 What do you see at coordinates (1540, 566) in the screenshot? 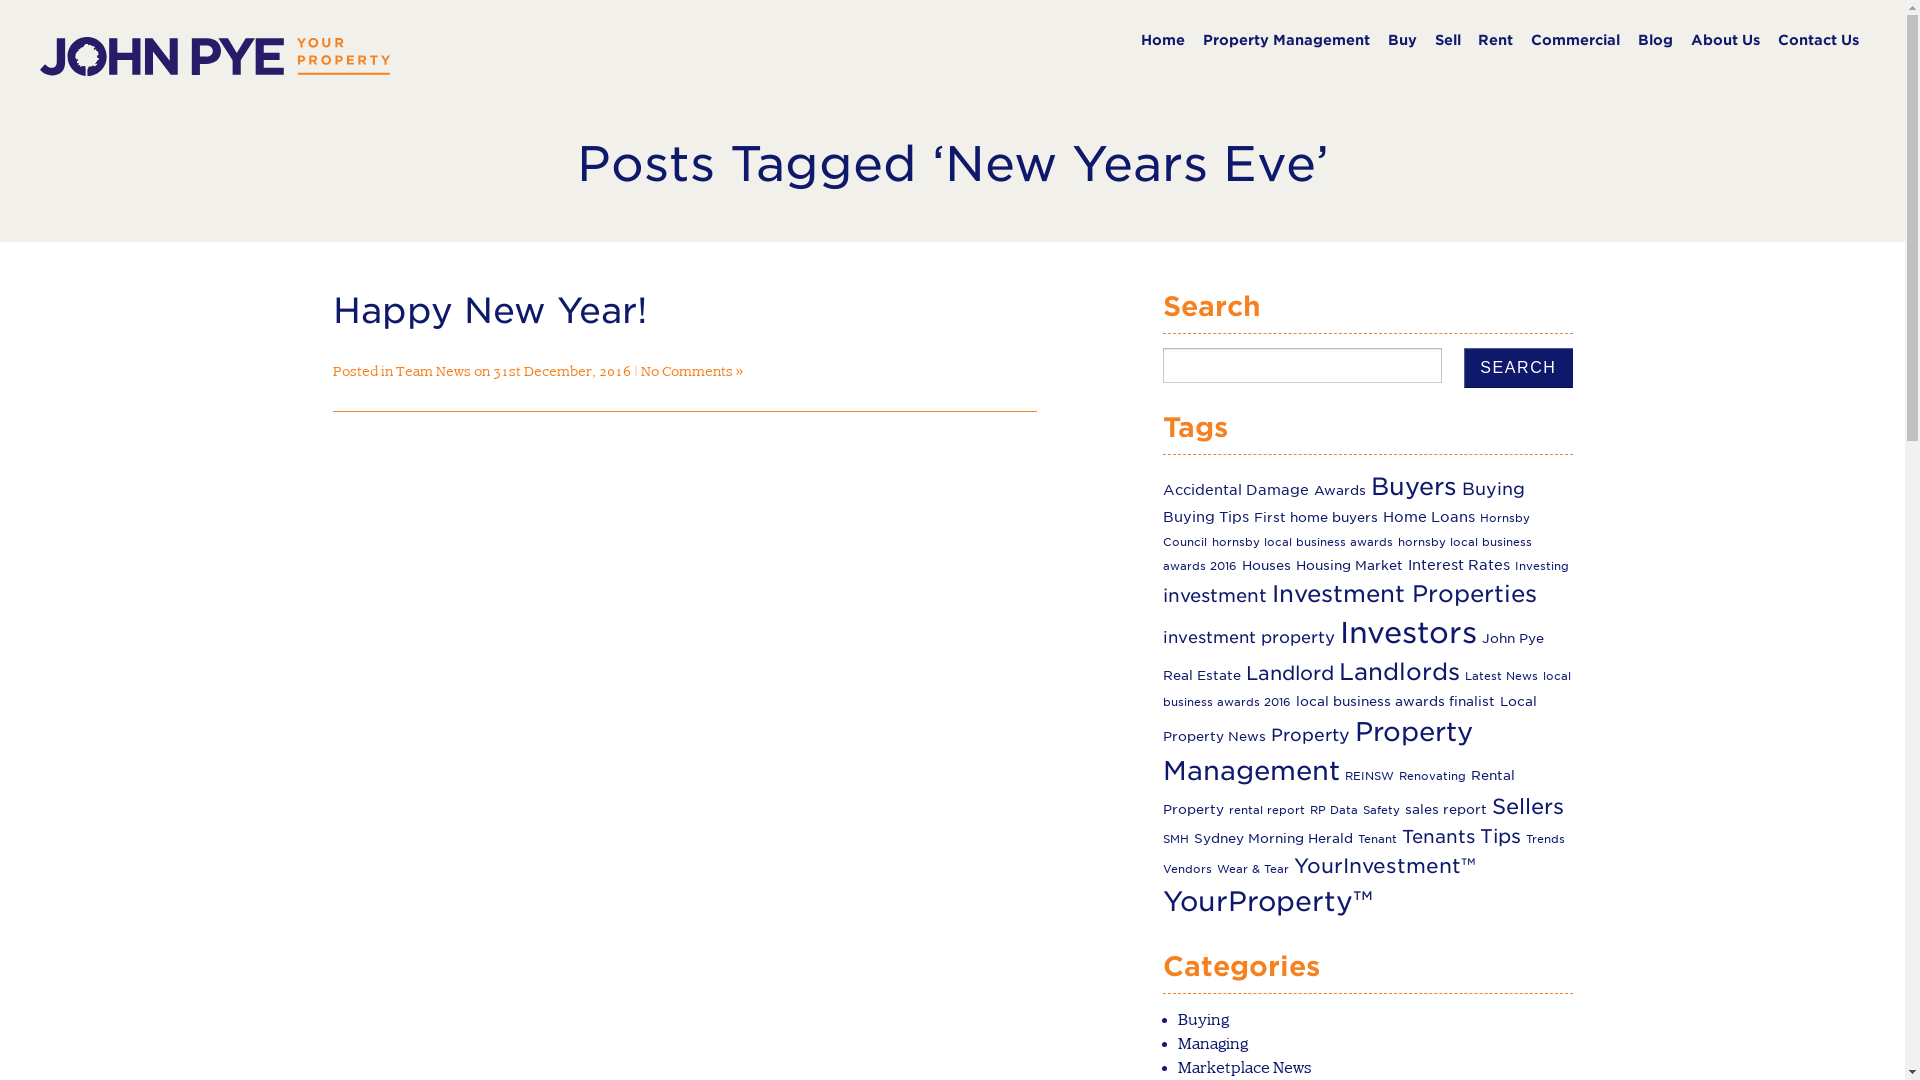
I see `'Investing'` at bounding box center [1540, 566].